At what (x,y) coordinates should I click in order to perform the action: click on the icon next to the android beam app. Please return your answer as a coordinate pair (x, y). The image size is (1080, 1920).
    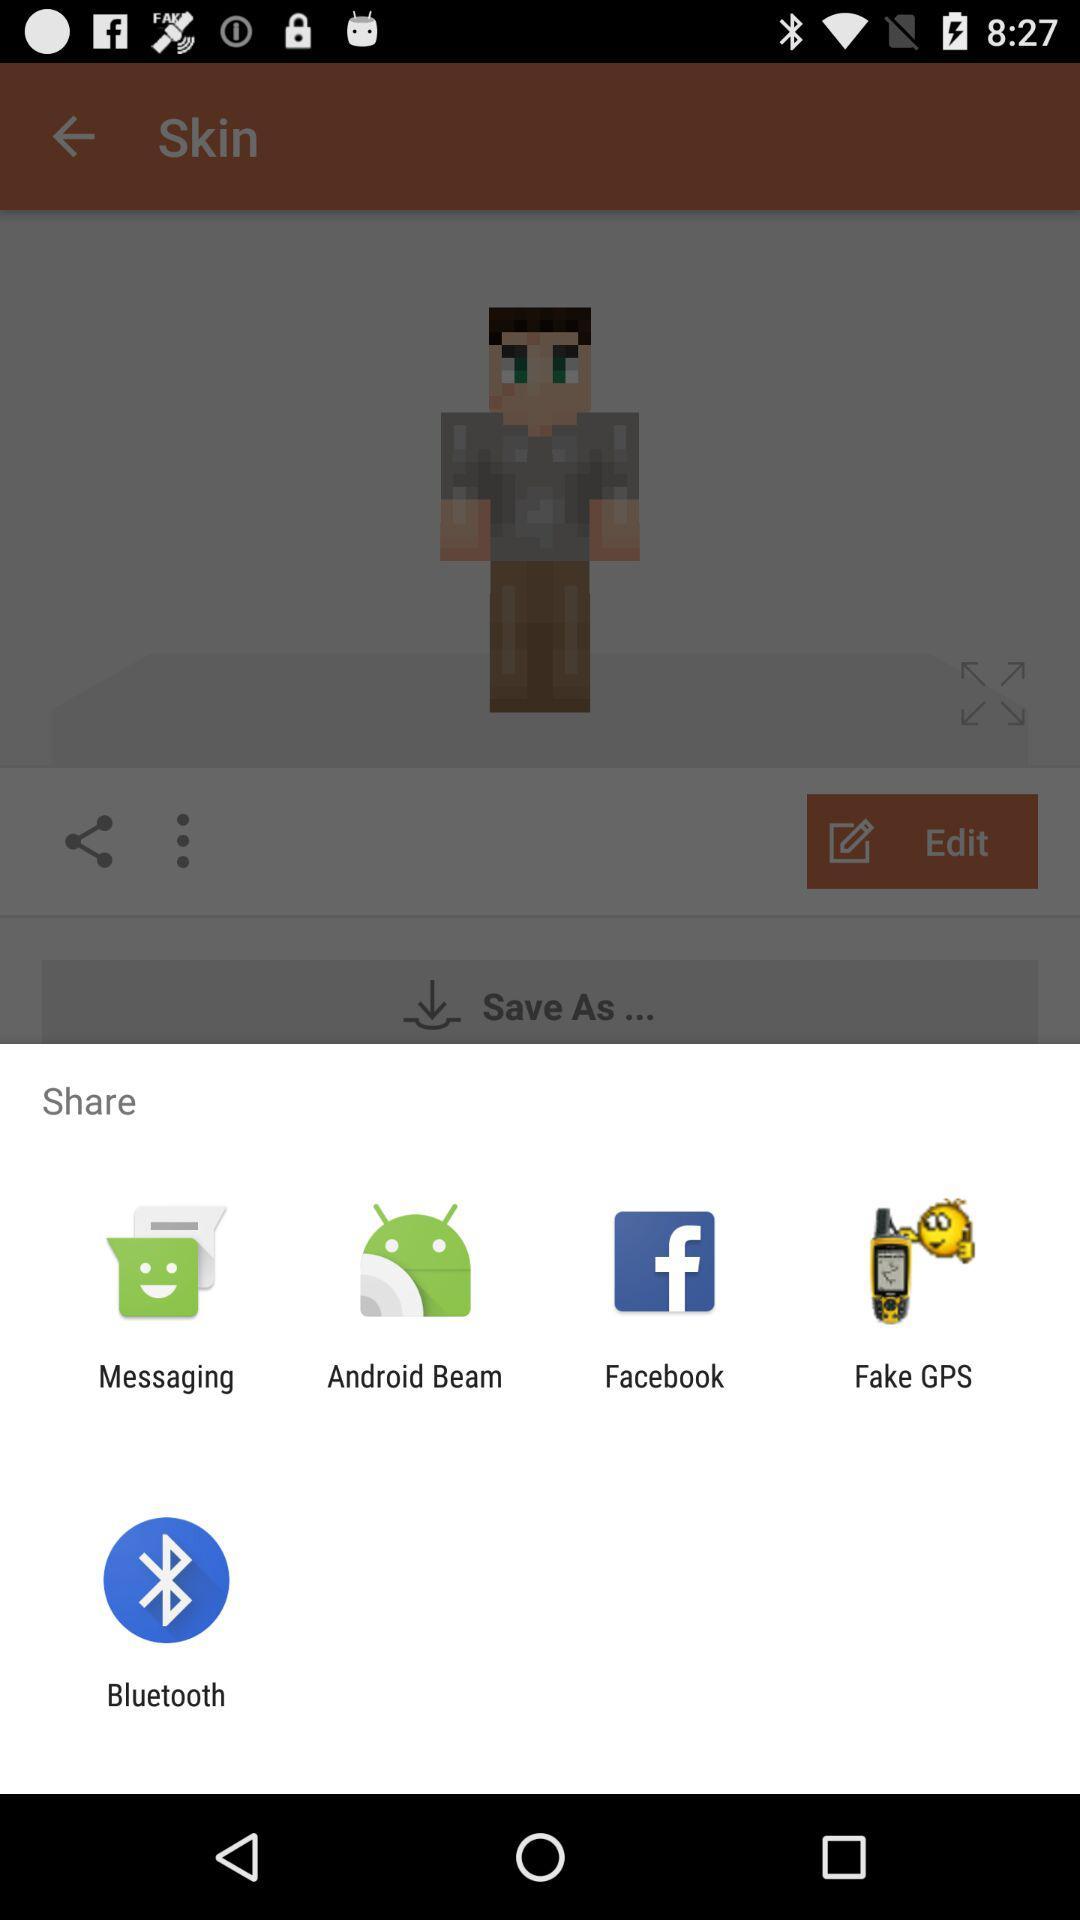
    Looking at the image, I should click on (165, 1392).